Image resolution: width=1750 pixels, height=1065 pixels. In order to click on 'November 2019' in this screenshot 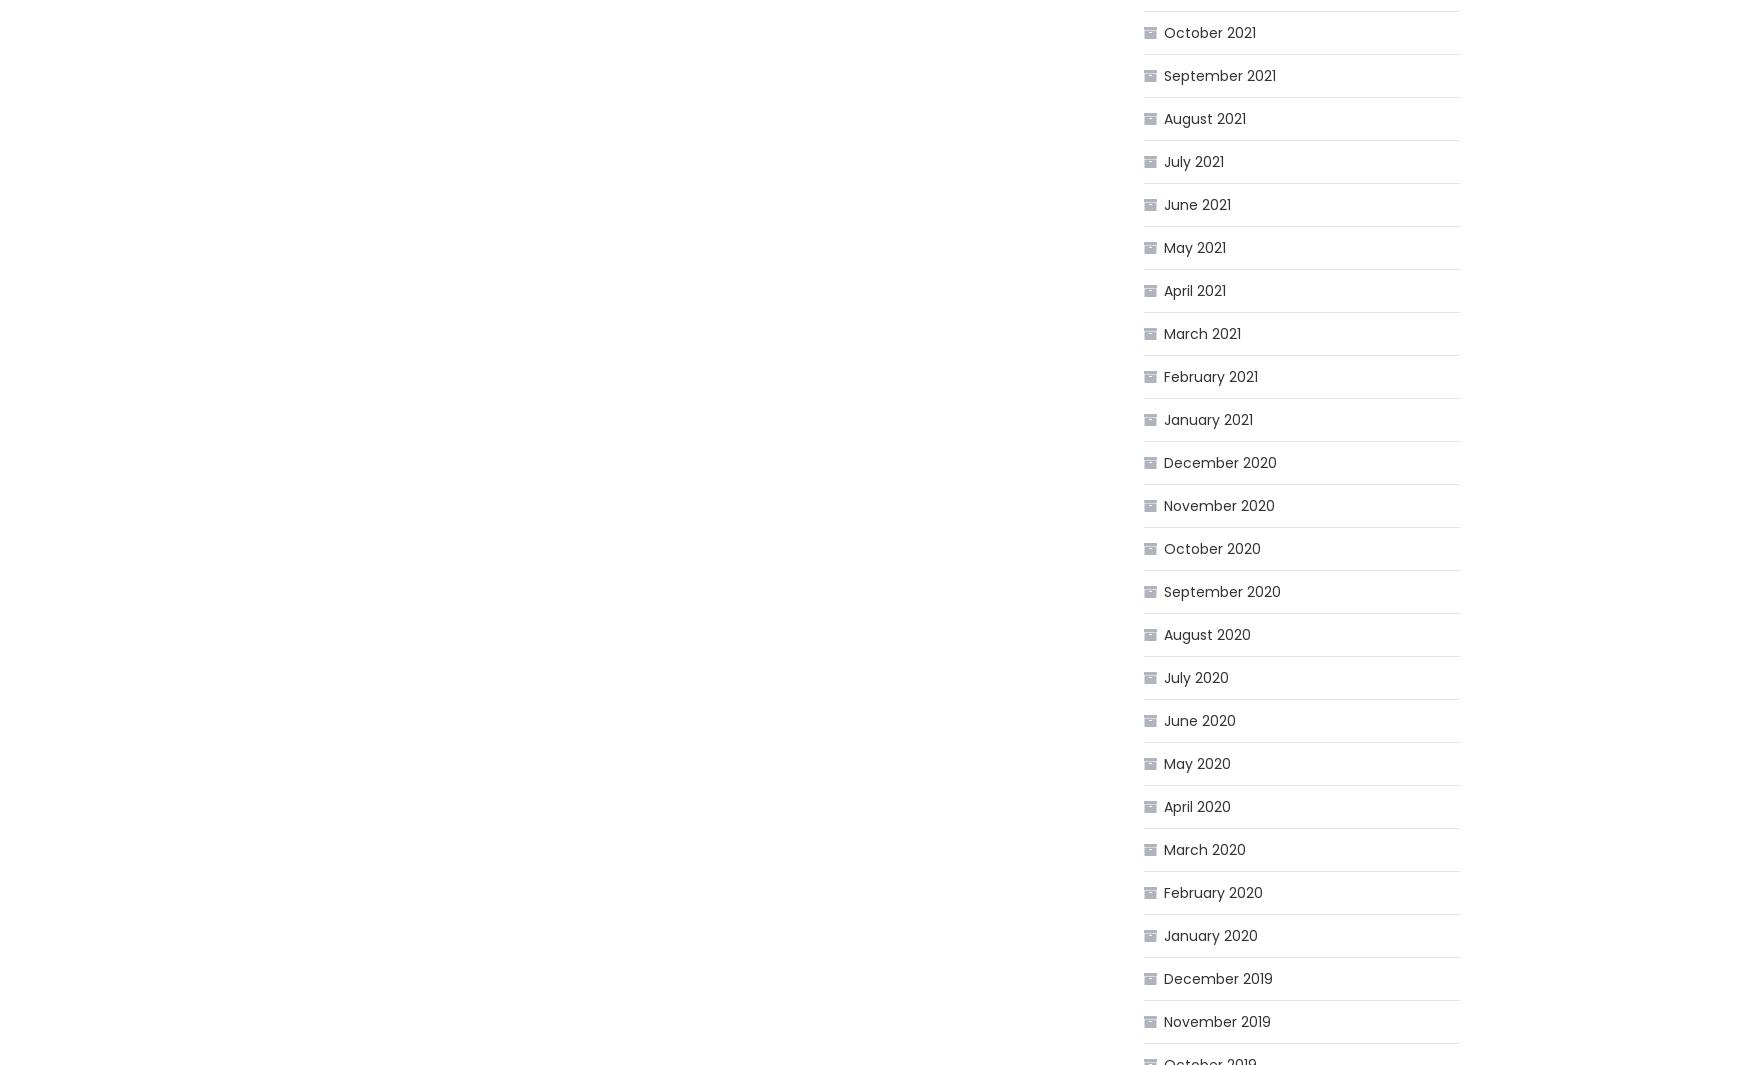, I will do `click(1162, 1021)`.